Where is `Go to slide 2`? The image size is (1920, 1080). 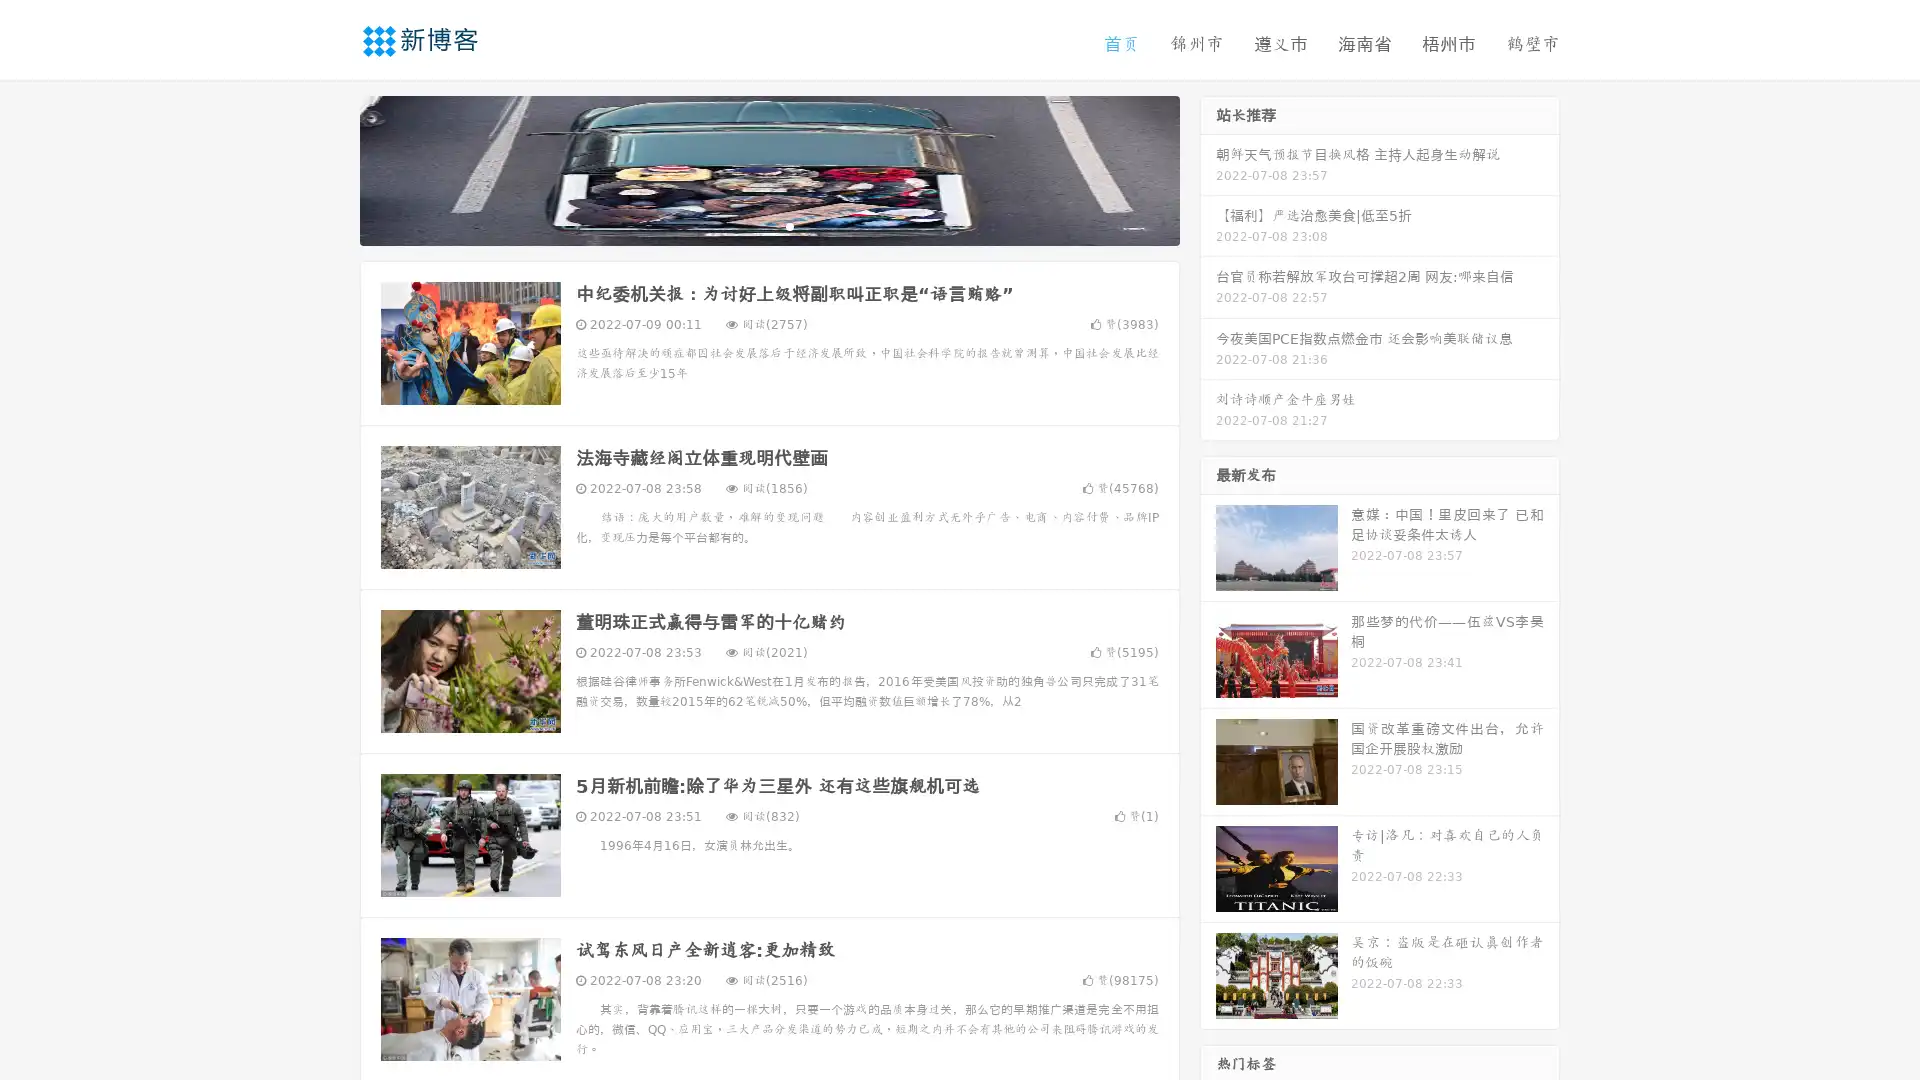
Go to slide 2 is located at coordinates (768, 225).